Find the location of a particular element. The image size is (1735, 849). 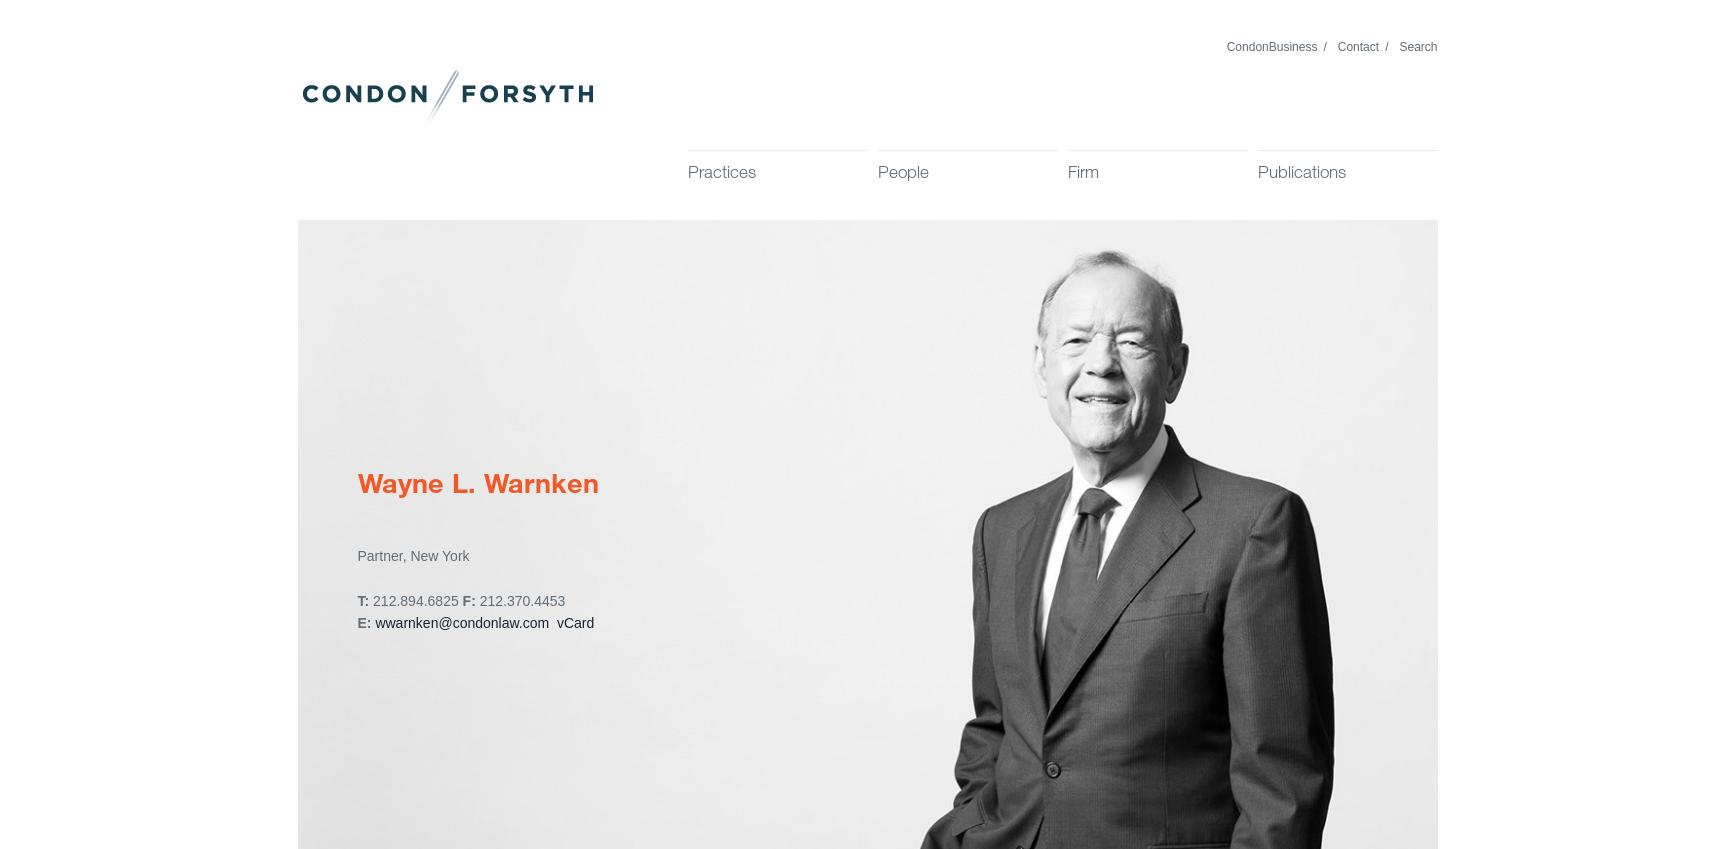

'wwarnken@' is located at coordinates (413, 622).